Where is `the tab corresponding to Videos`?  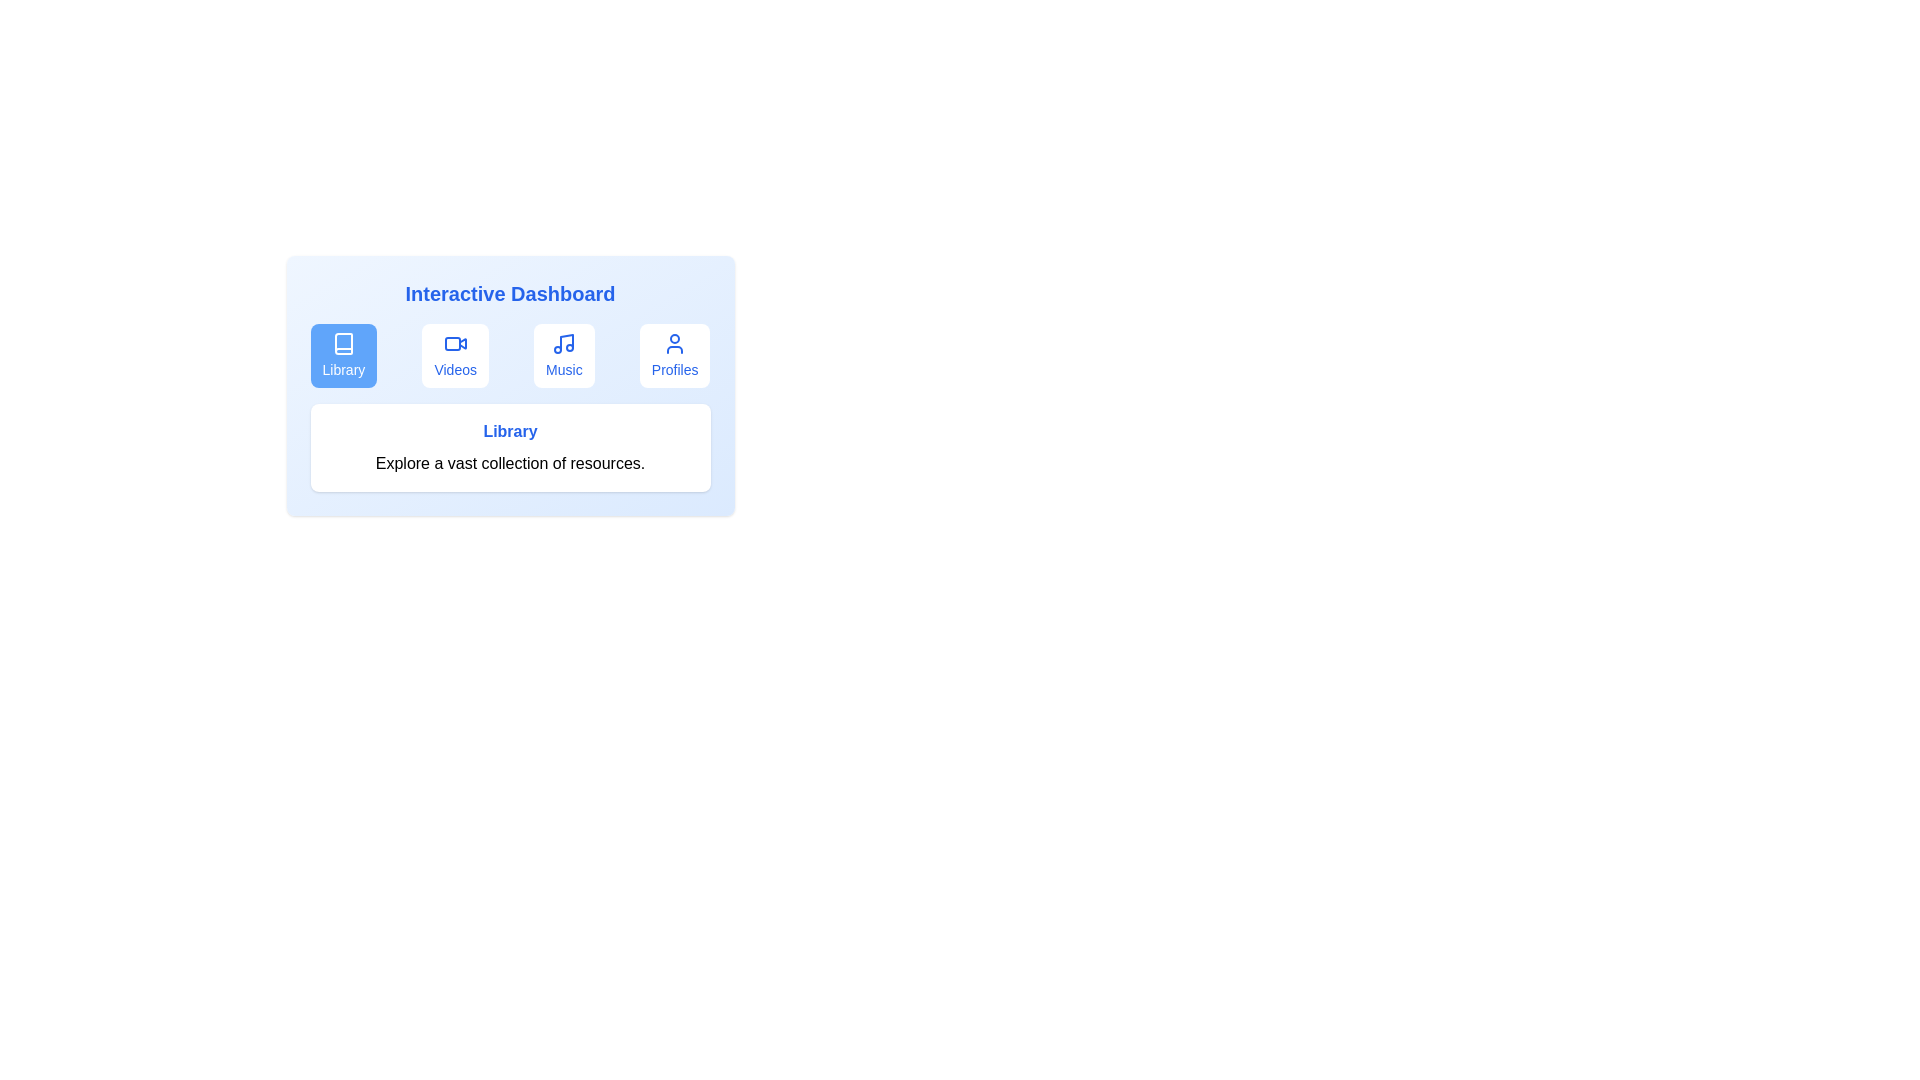
the tab corresponding to Videos is located at coordinates (454, 354).